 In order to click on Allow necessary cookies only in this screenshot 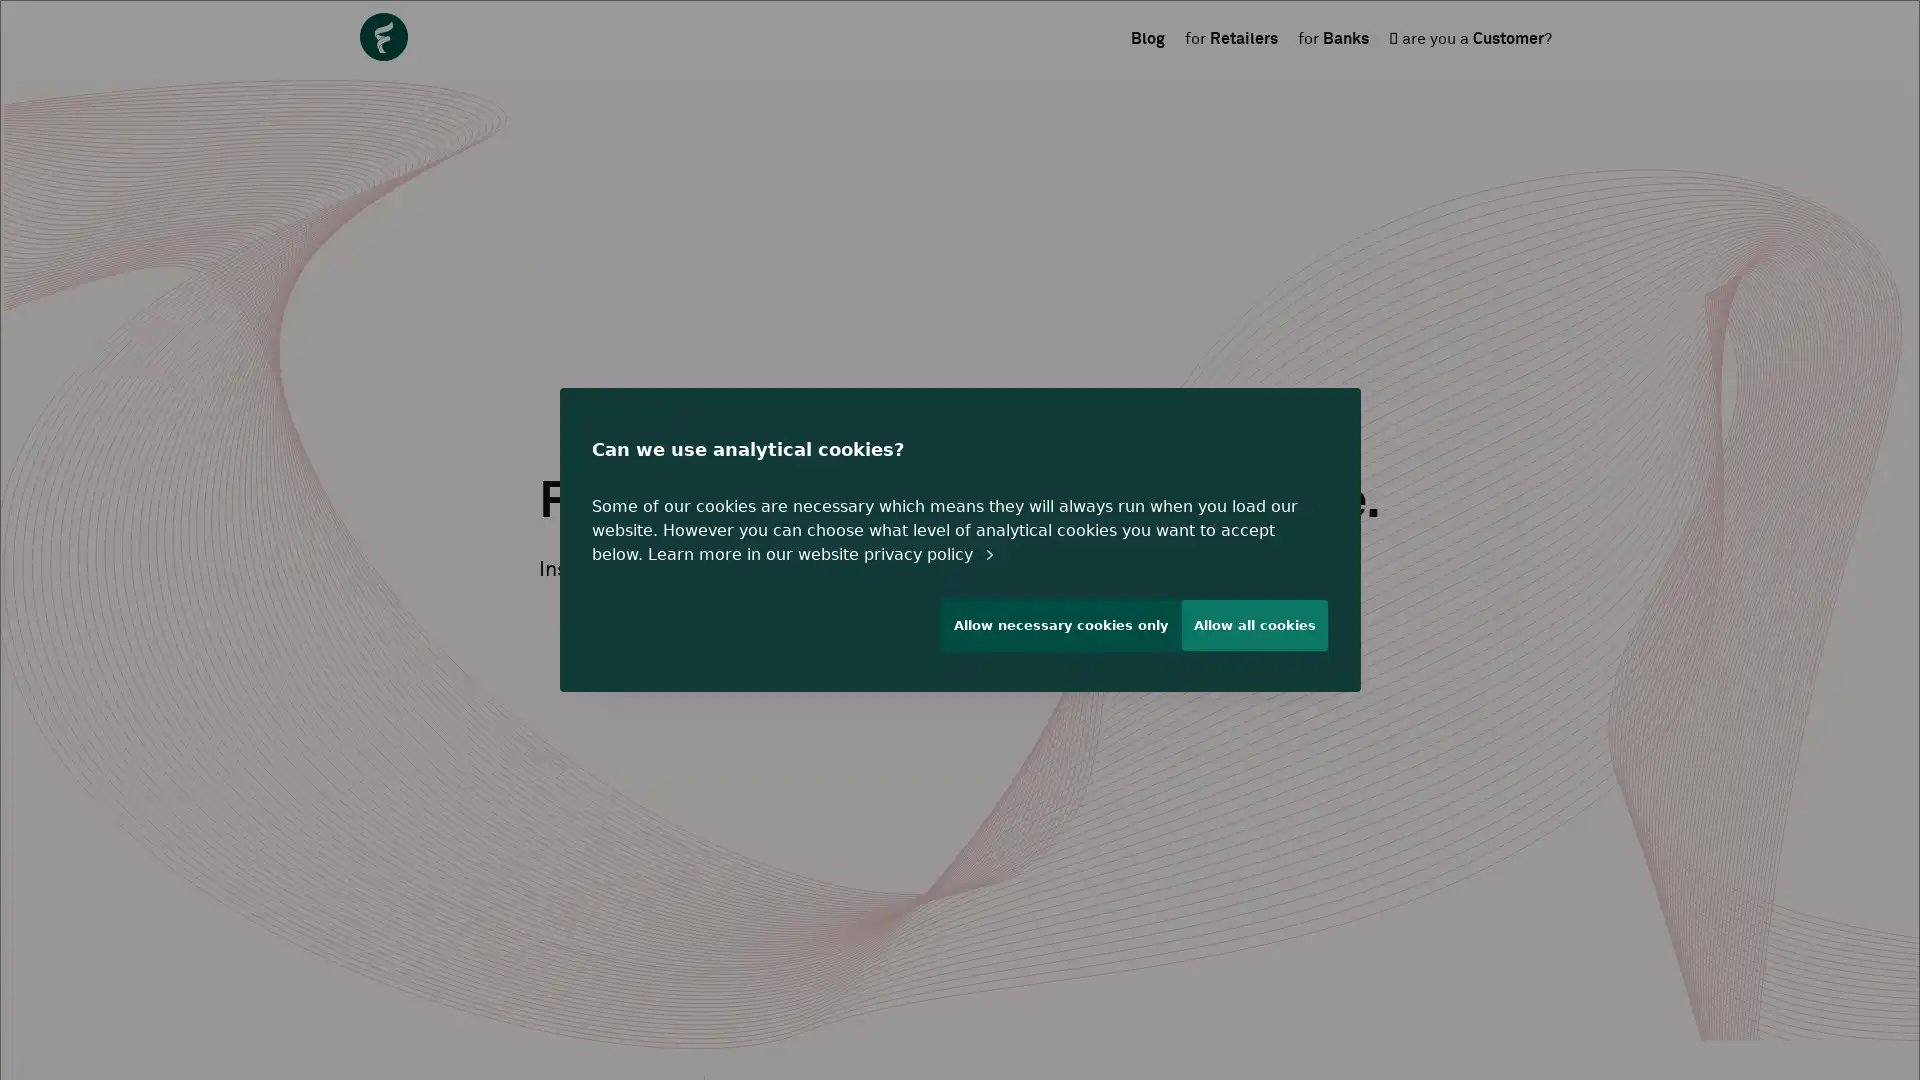, I will do `click(1050, 633)`.